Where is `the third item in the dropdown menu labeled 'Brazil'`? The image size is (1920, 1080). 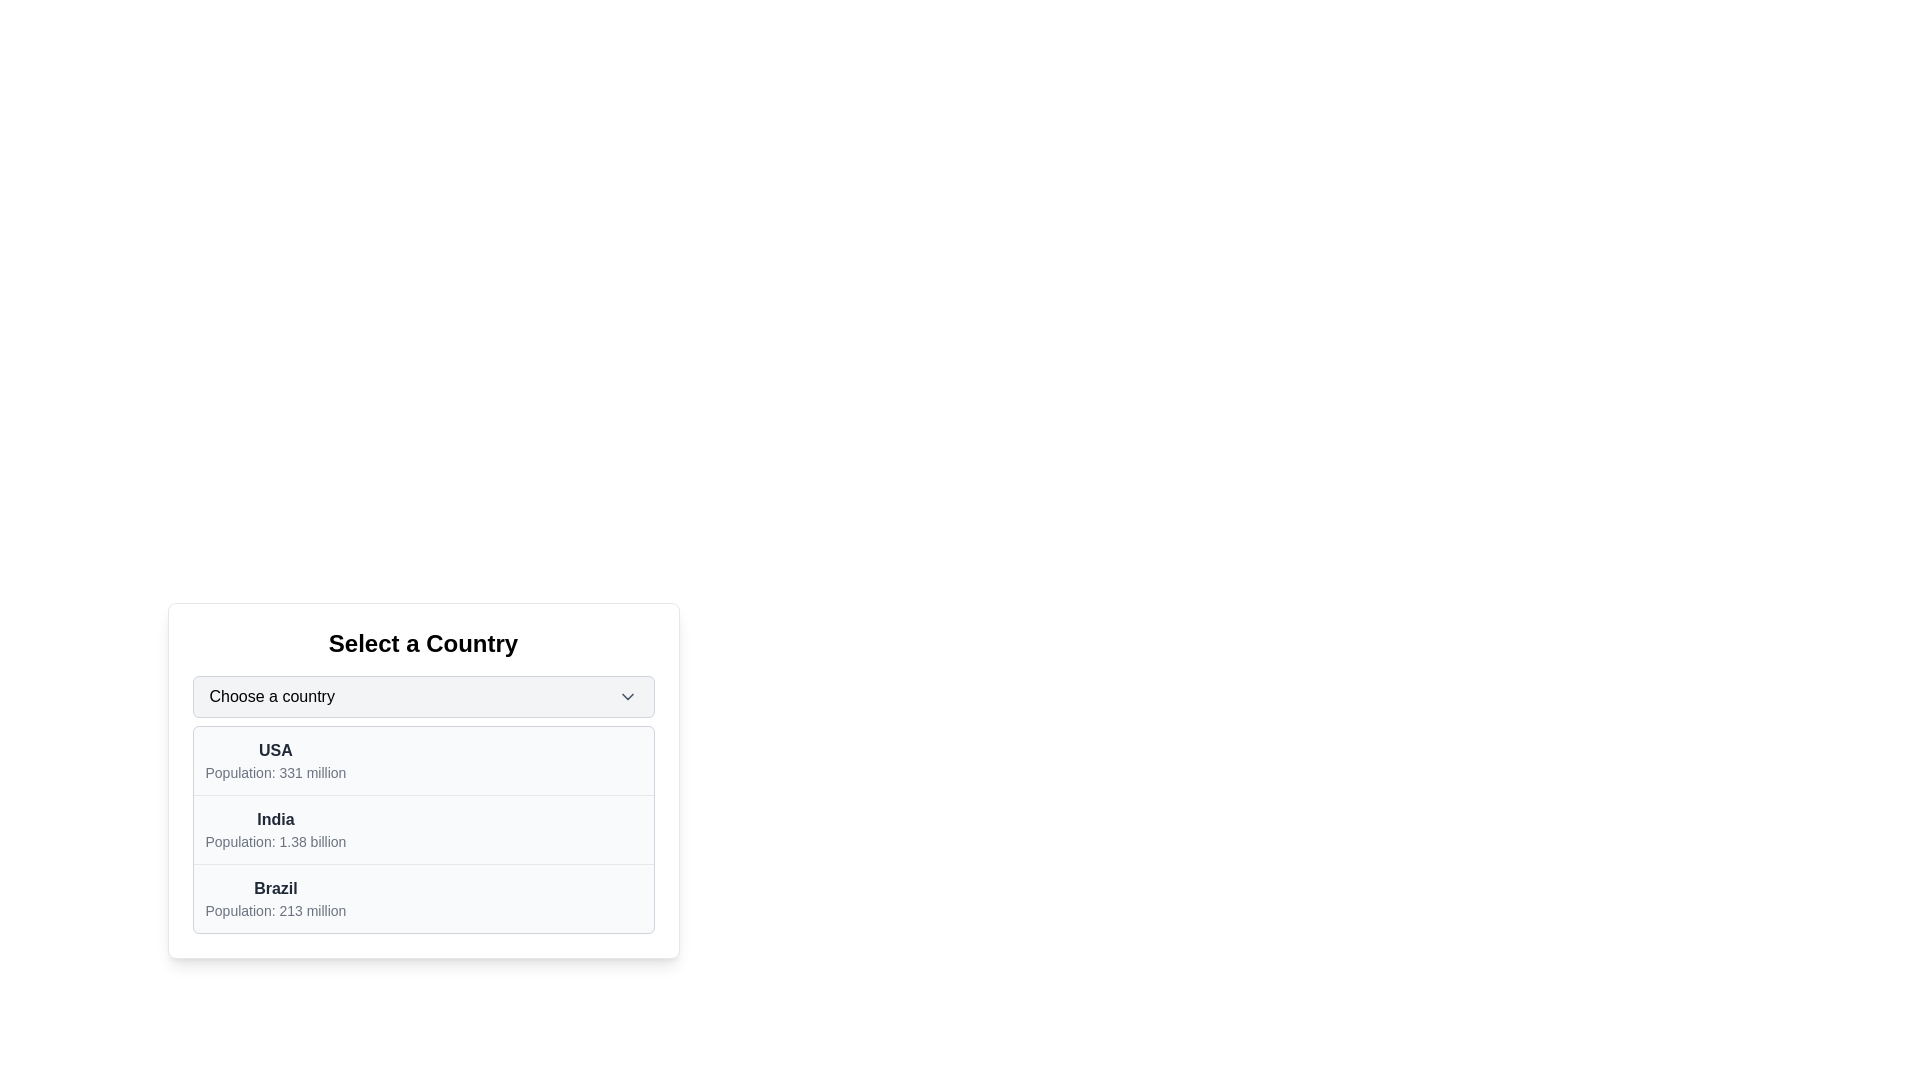
the third item in the dropdown menu labeled 'Brazil' is located at coordinates (274, 897).